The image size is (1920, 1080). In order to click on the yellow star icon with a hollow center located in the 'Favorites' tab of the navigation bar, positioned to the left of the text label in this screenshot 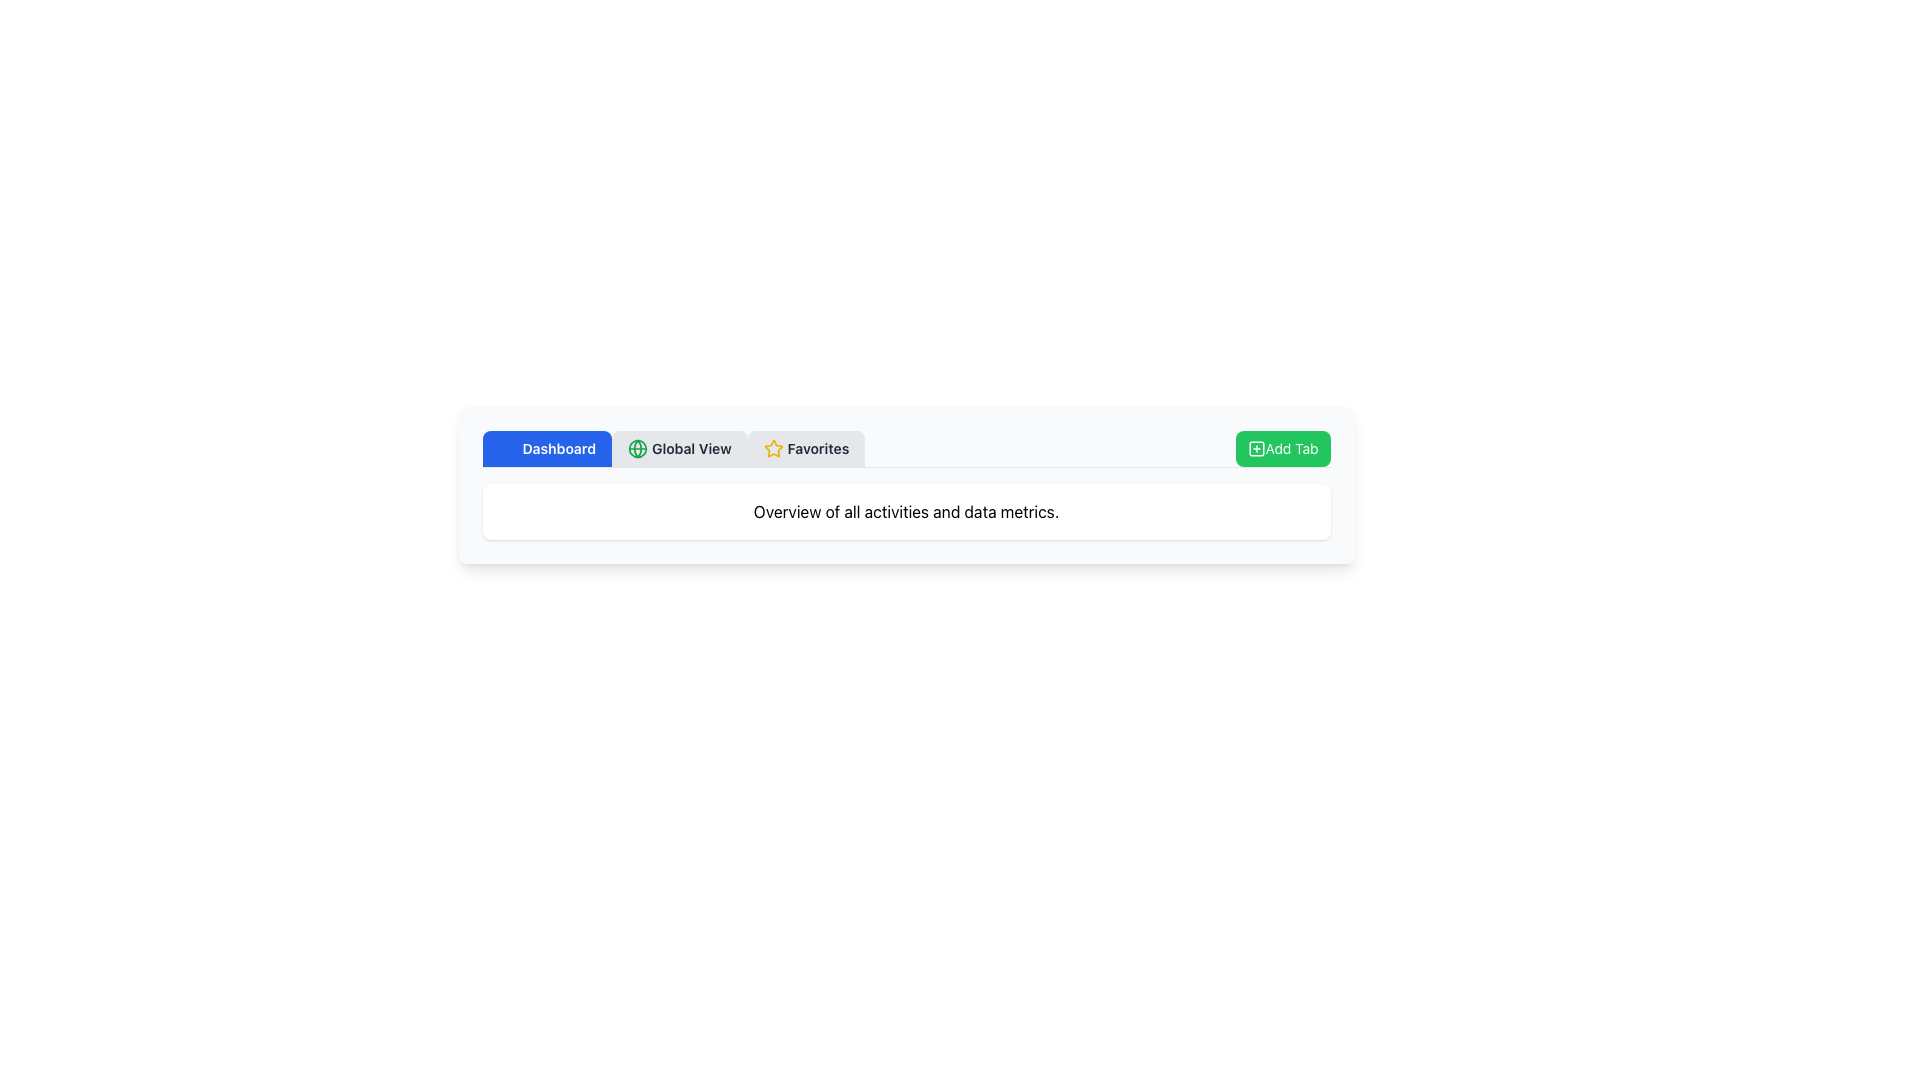, I will do `click(772, 447)`.